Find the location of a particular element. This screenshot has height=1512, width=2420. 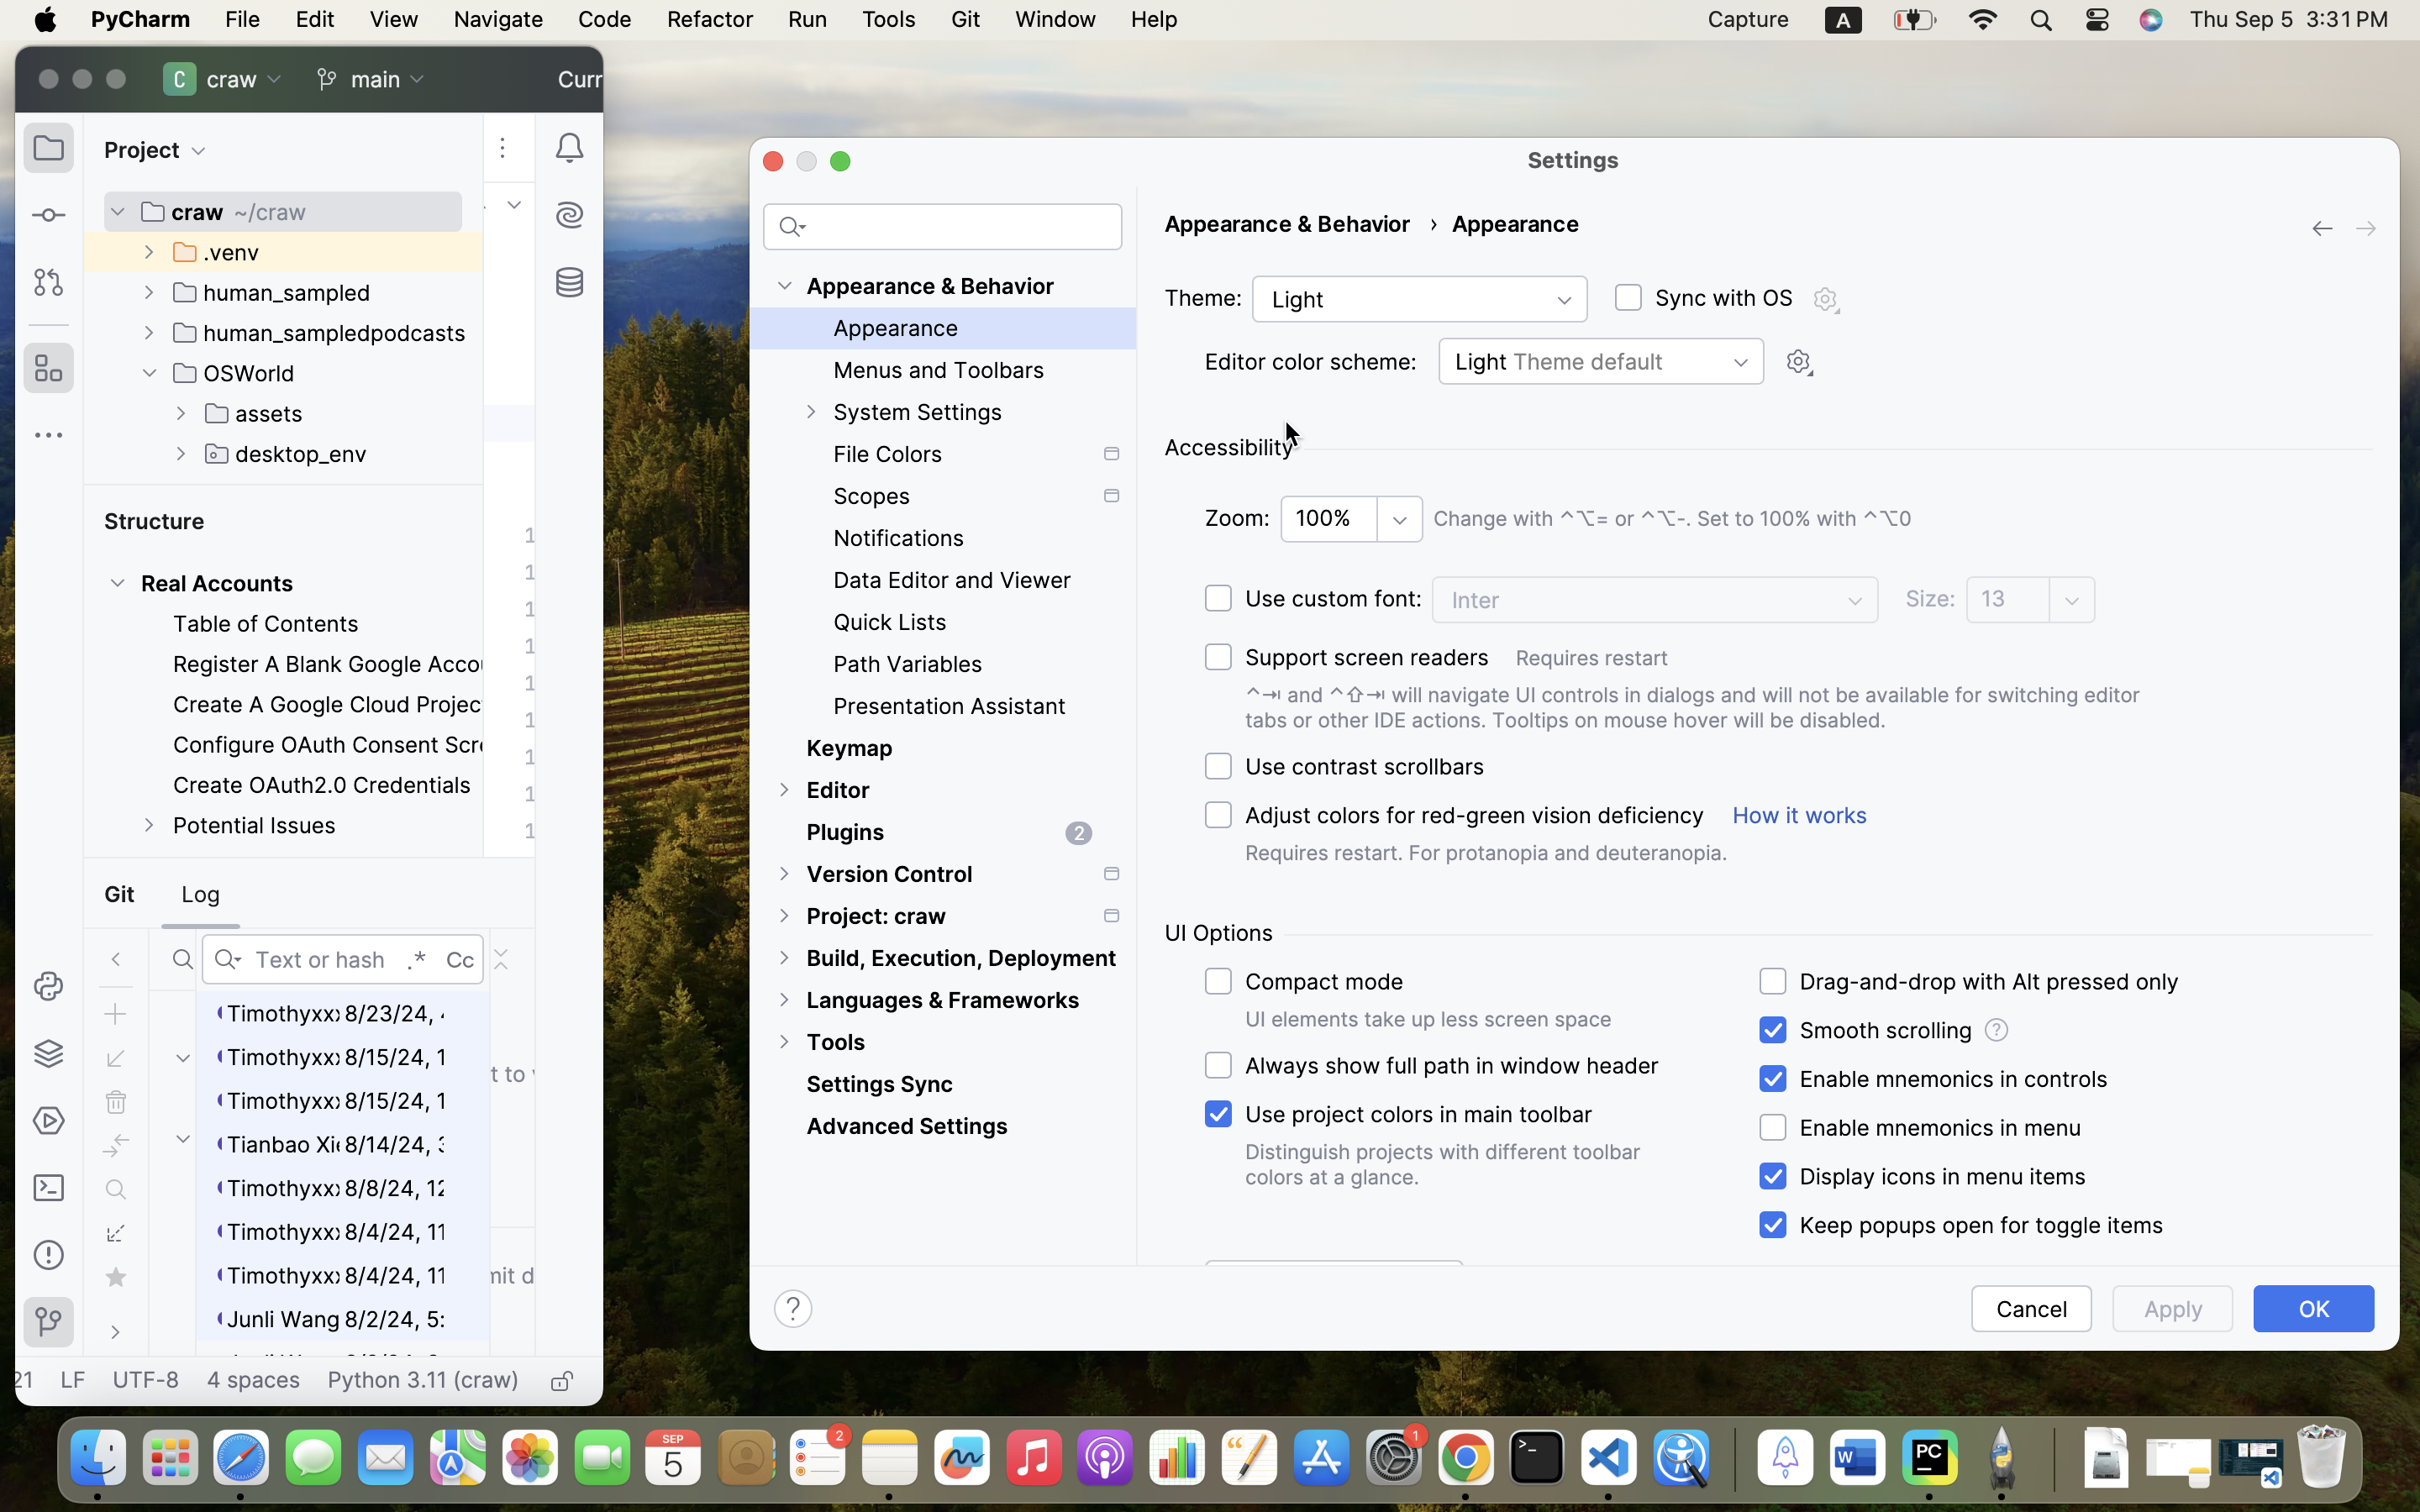

'Theme:' is located at coordinates (1202, 297).